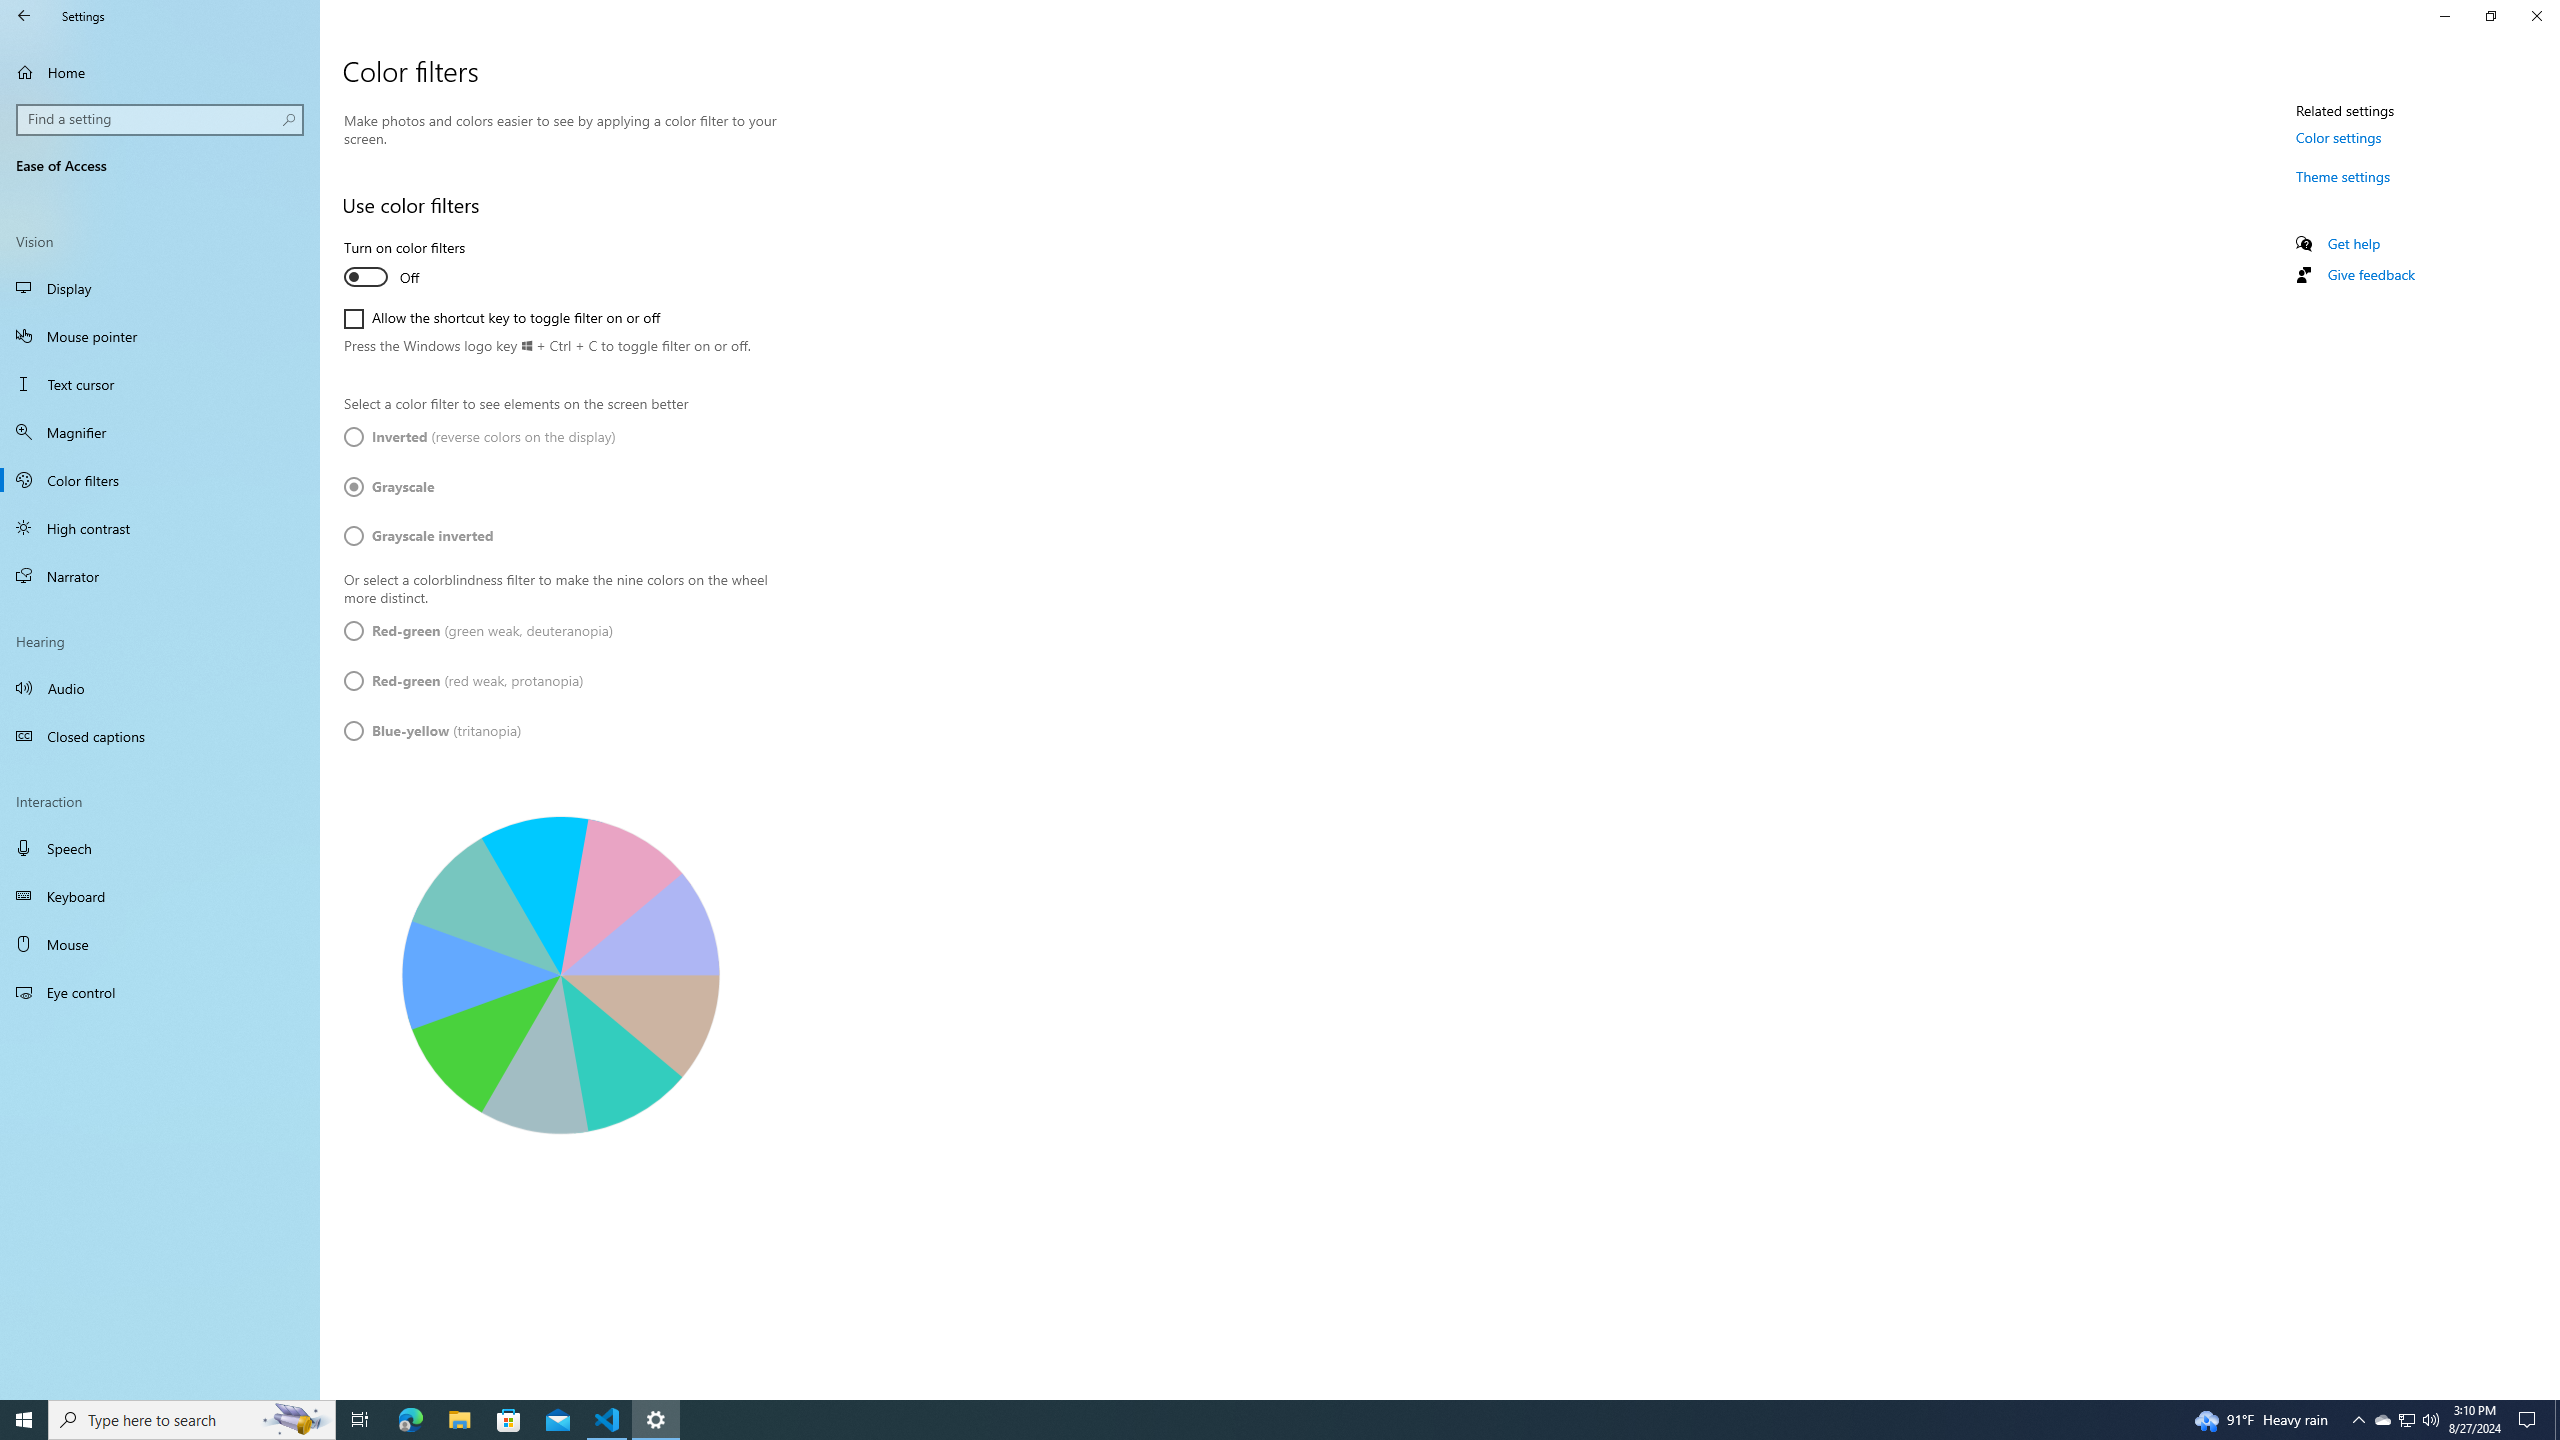  Describe the element at coordinates (607, 1418) in the screenshot. I see `'Visual Studio Code - 1 running window'` at that location.